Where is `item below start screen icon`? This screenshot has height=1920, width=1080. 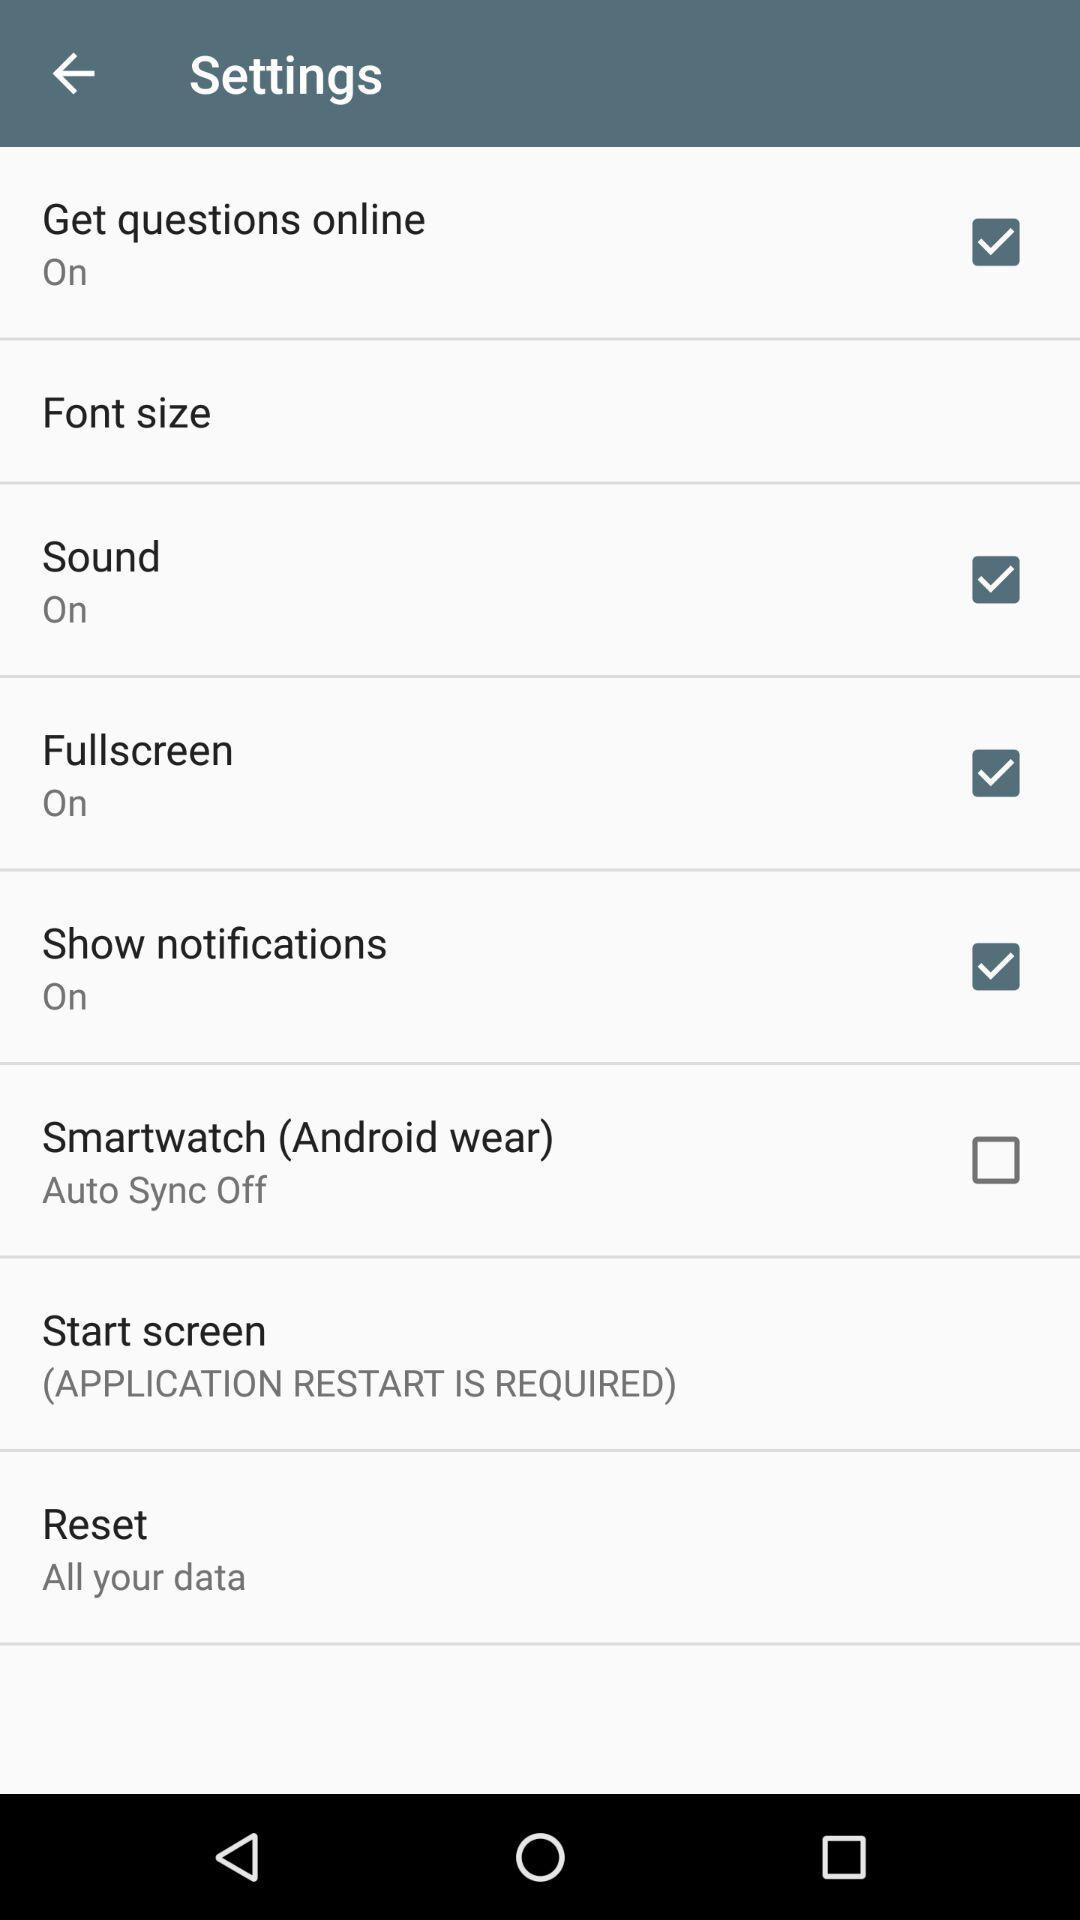 item below start screen icon is located at coordinates (358, 1381).